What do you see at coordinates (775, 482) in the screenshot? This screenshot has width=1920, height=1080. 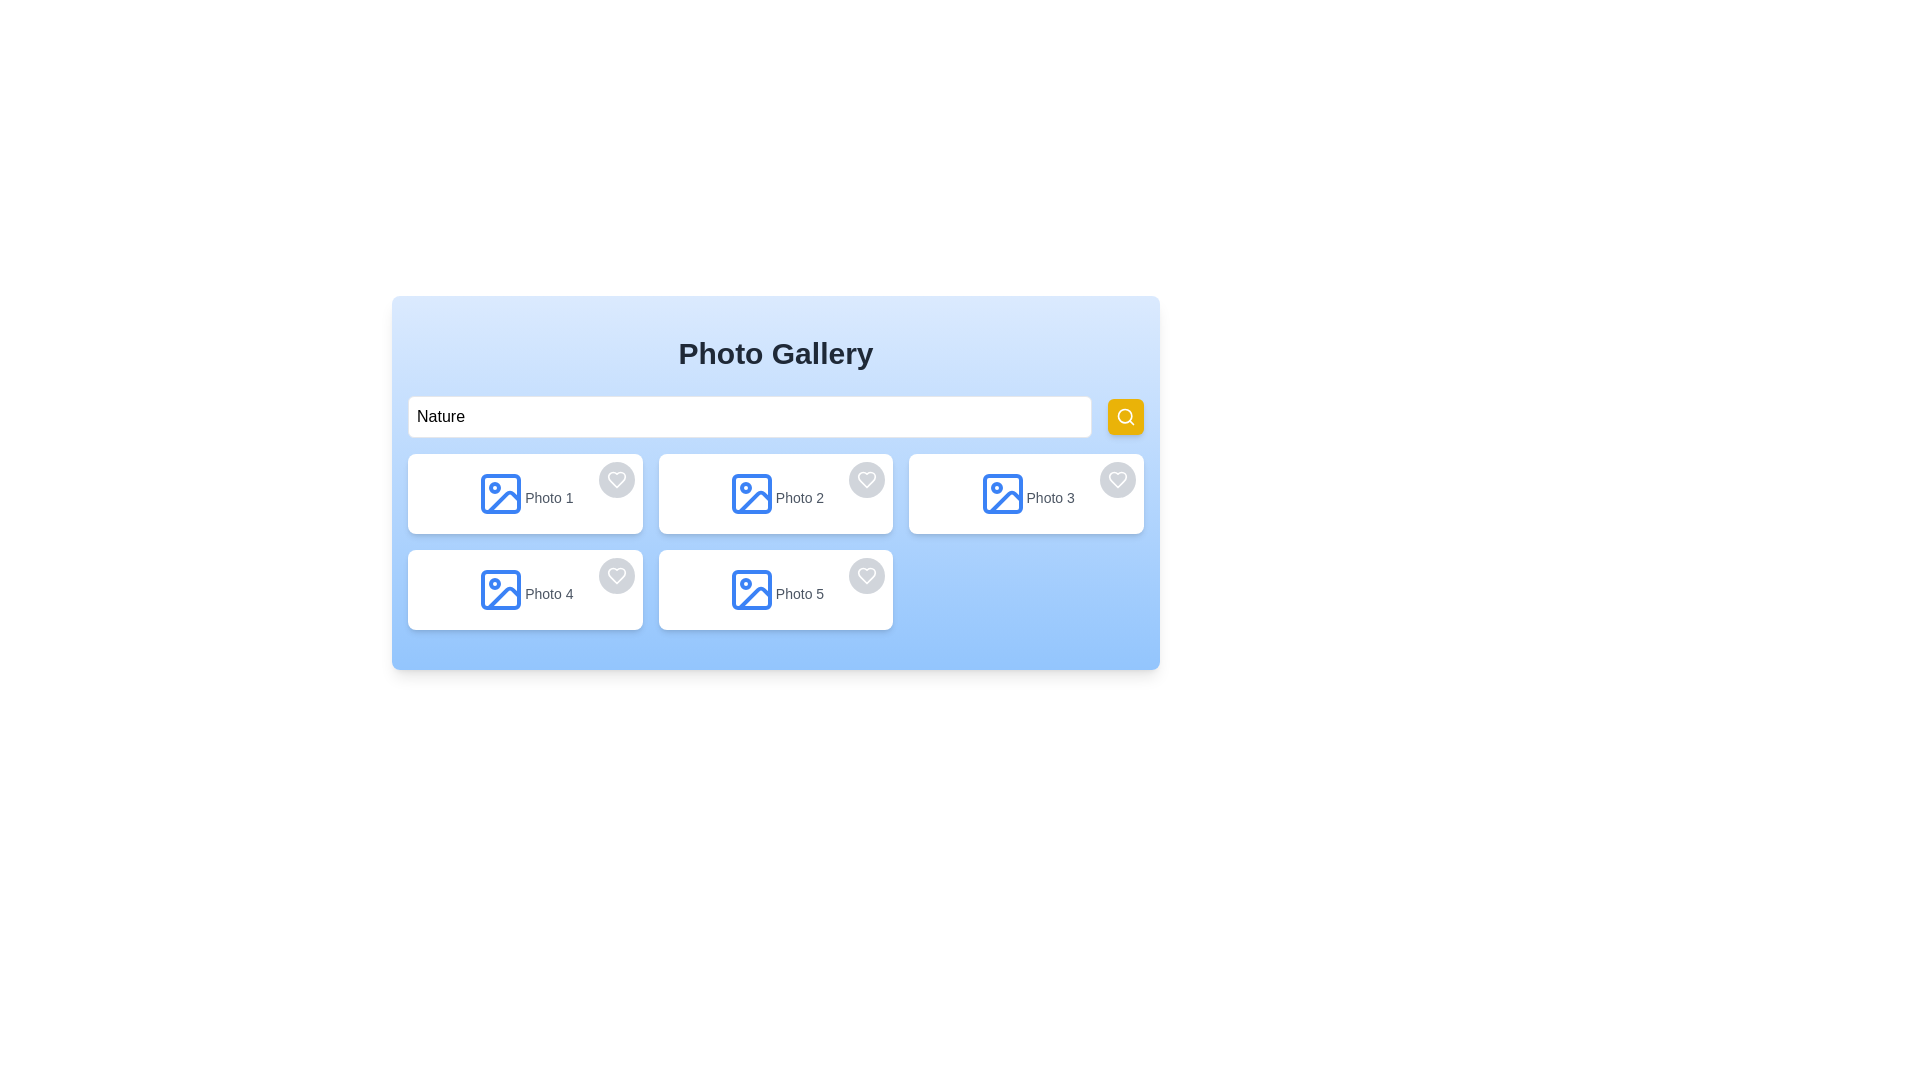 I see `a photo card within the gallery interface` at bounding box center [775, 482].